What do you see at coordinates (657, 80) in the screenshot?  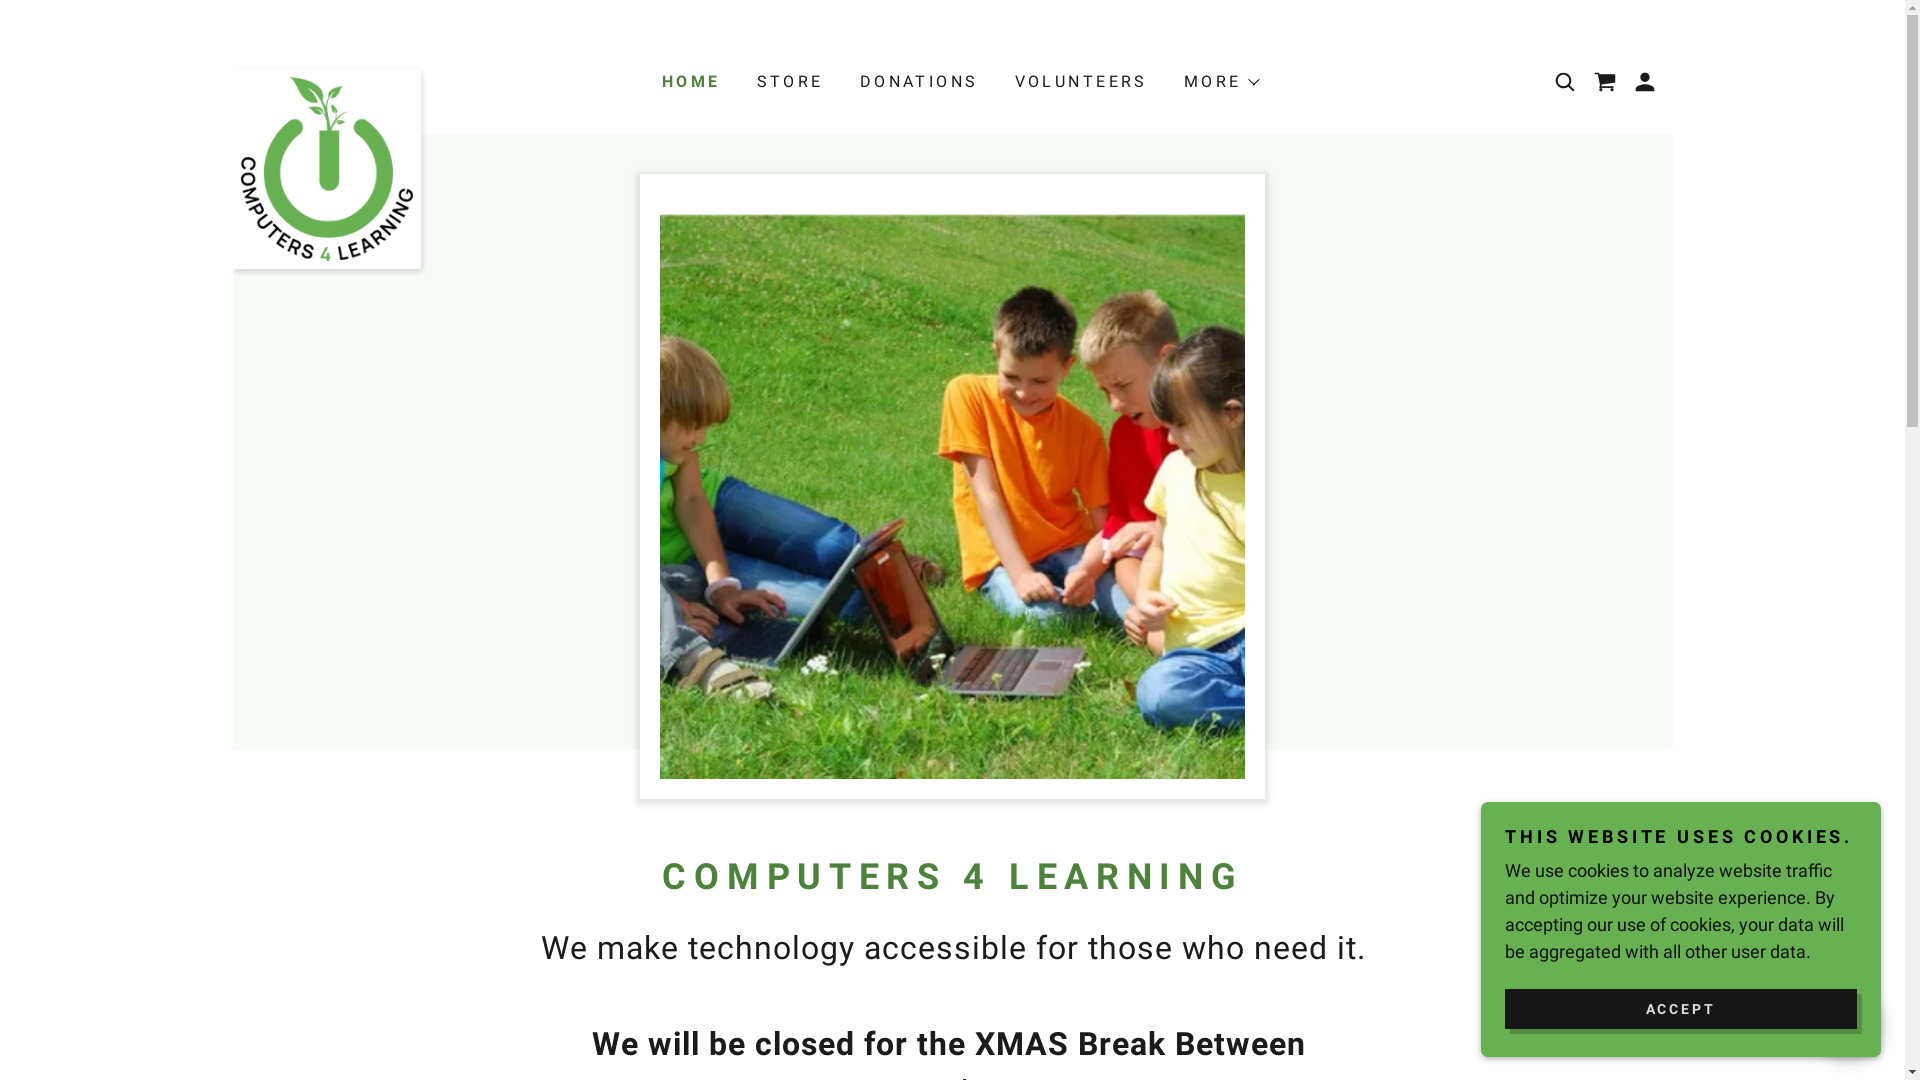 I see `'HOME'` at bounding box center [657, 80].